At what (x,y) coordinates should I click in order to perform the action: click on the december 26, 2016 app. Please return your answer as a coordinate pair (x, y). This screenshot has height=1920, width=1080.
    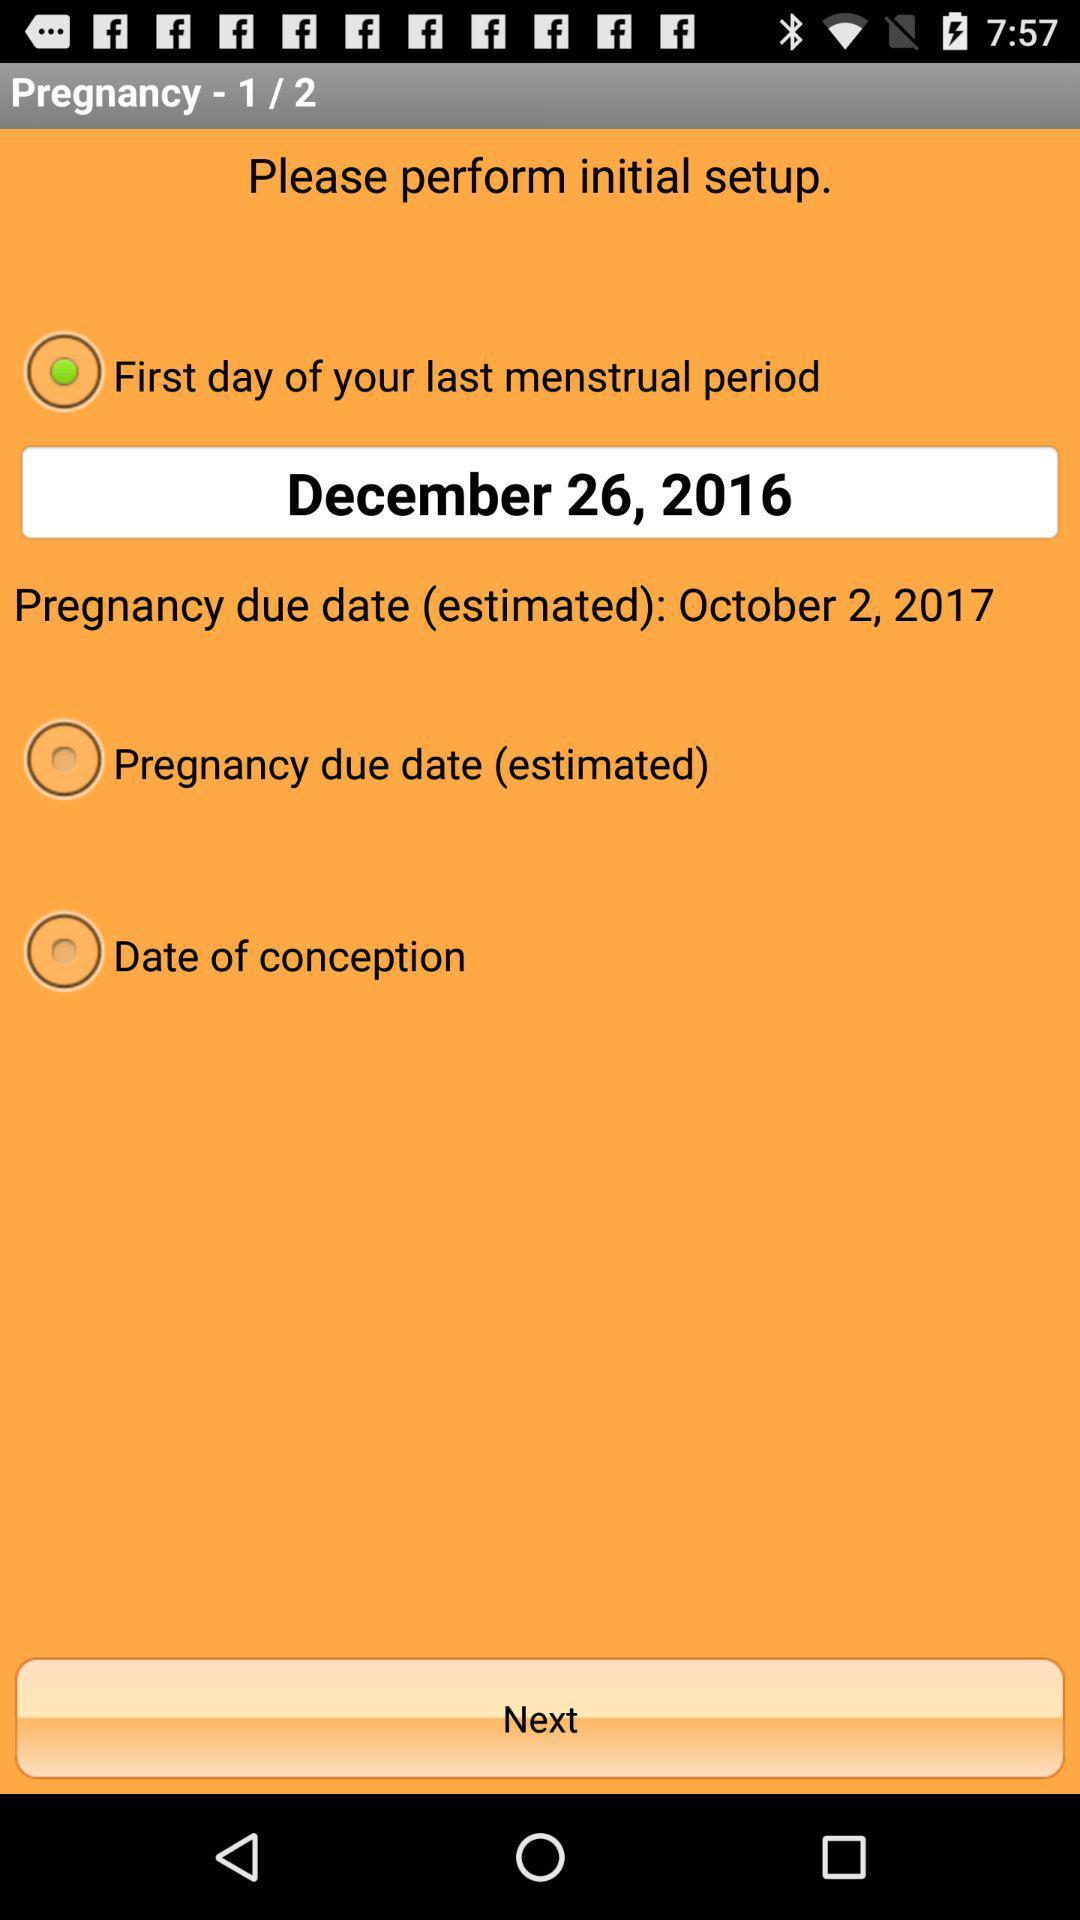
    Looking at the image, I should click on (540, 492).